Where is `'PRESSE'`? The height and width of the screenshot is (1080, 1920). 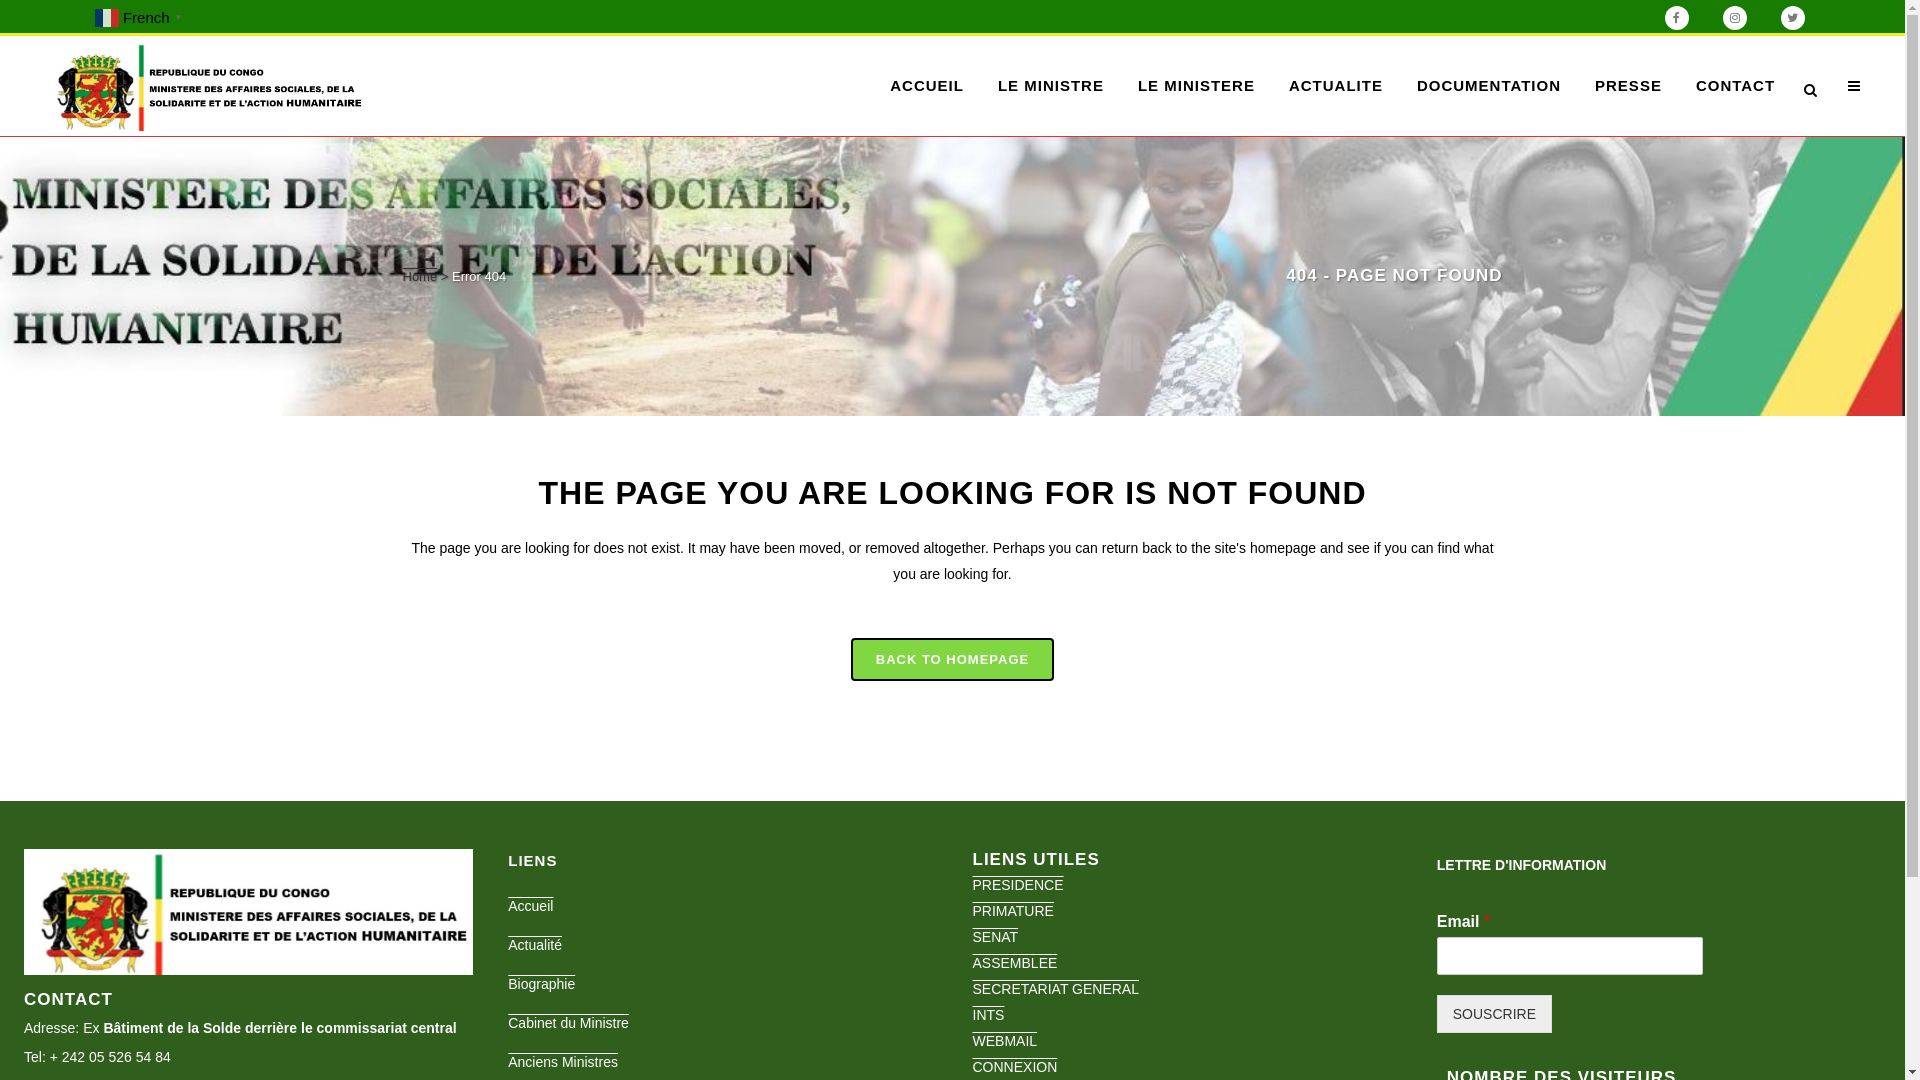 'PRESSE' is located at coordinates (1628, 84).